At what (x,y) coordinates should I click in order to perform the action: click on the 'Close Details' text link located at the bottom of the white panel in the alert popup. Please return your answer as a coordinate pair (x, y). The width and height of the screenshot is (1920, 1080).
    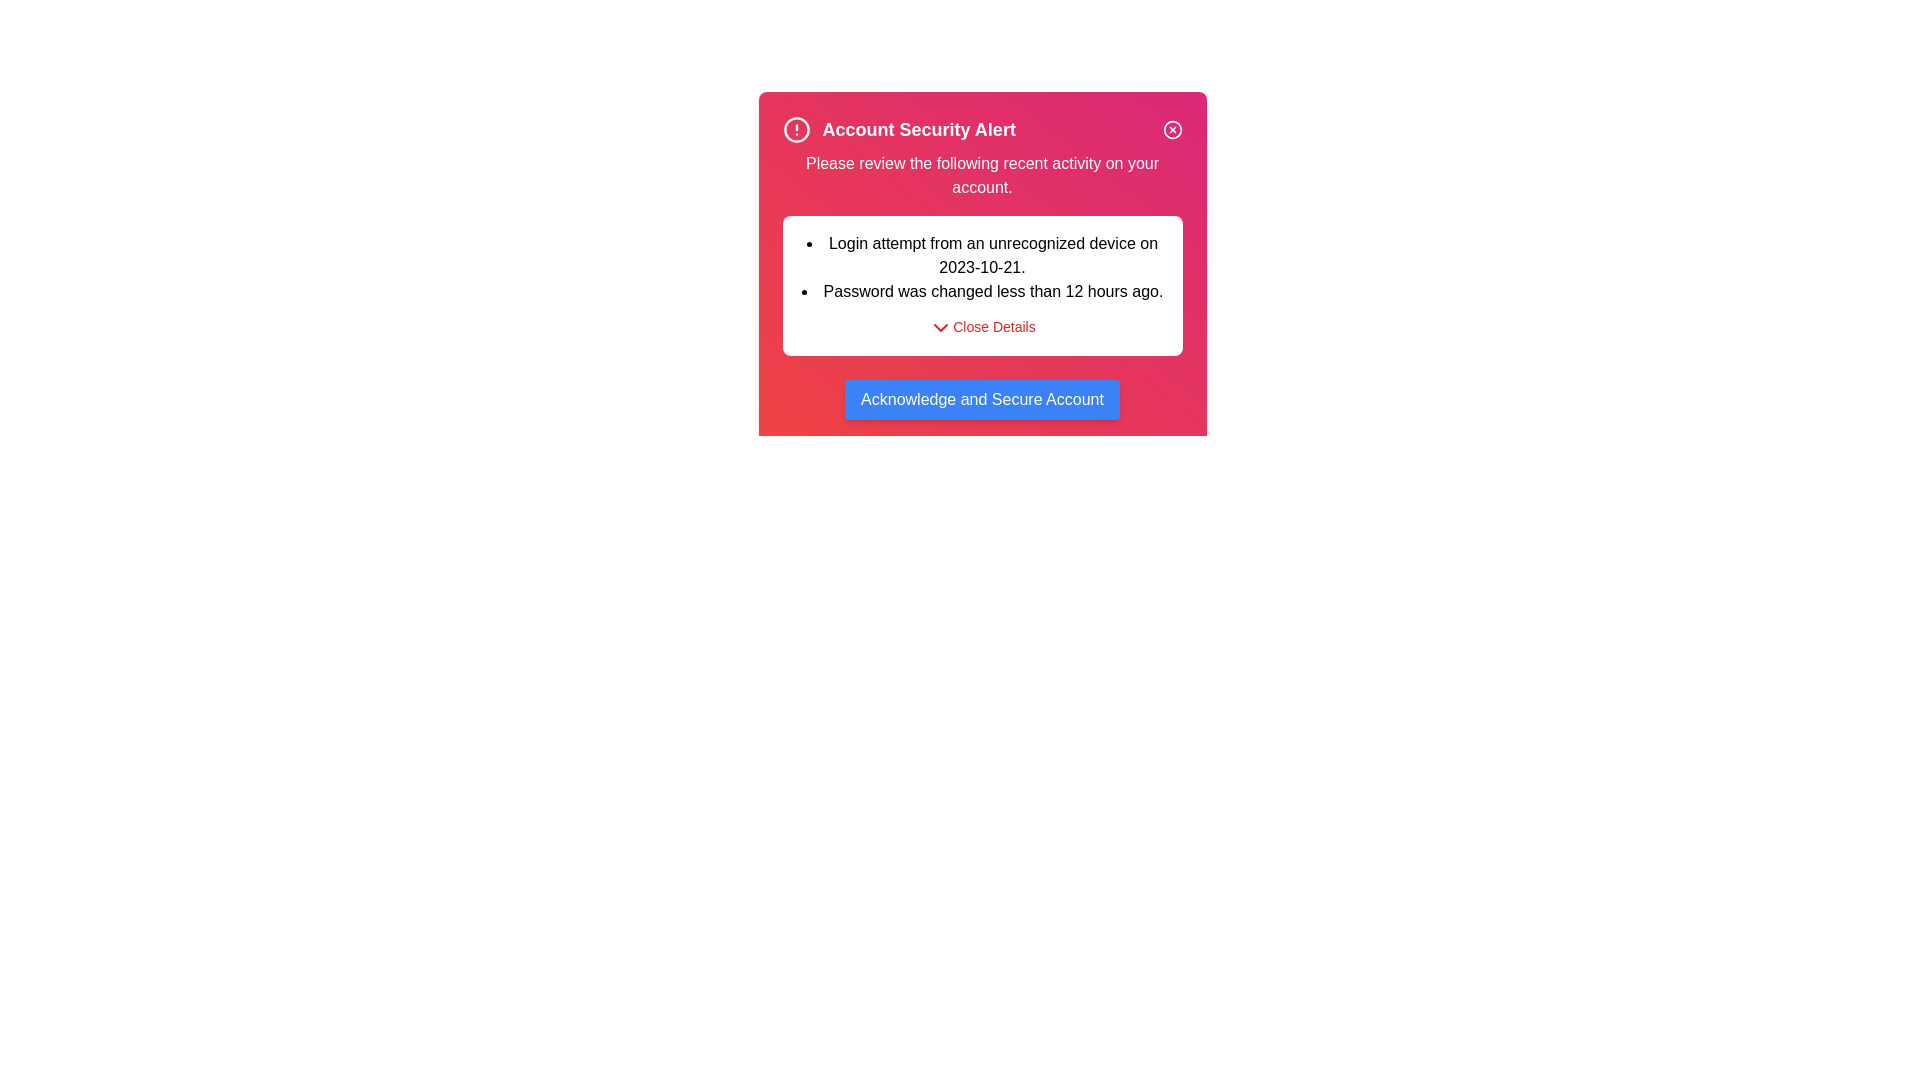
    Looking at the image, I should click on (994, 325).